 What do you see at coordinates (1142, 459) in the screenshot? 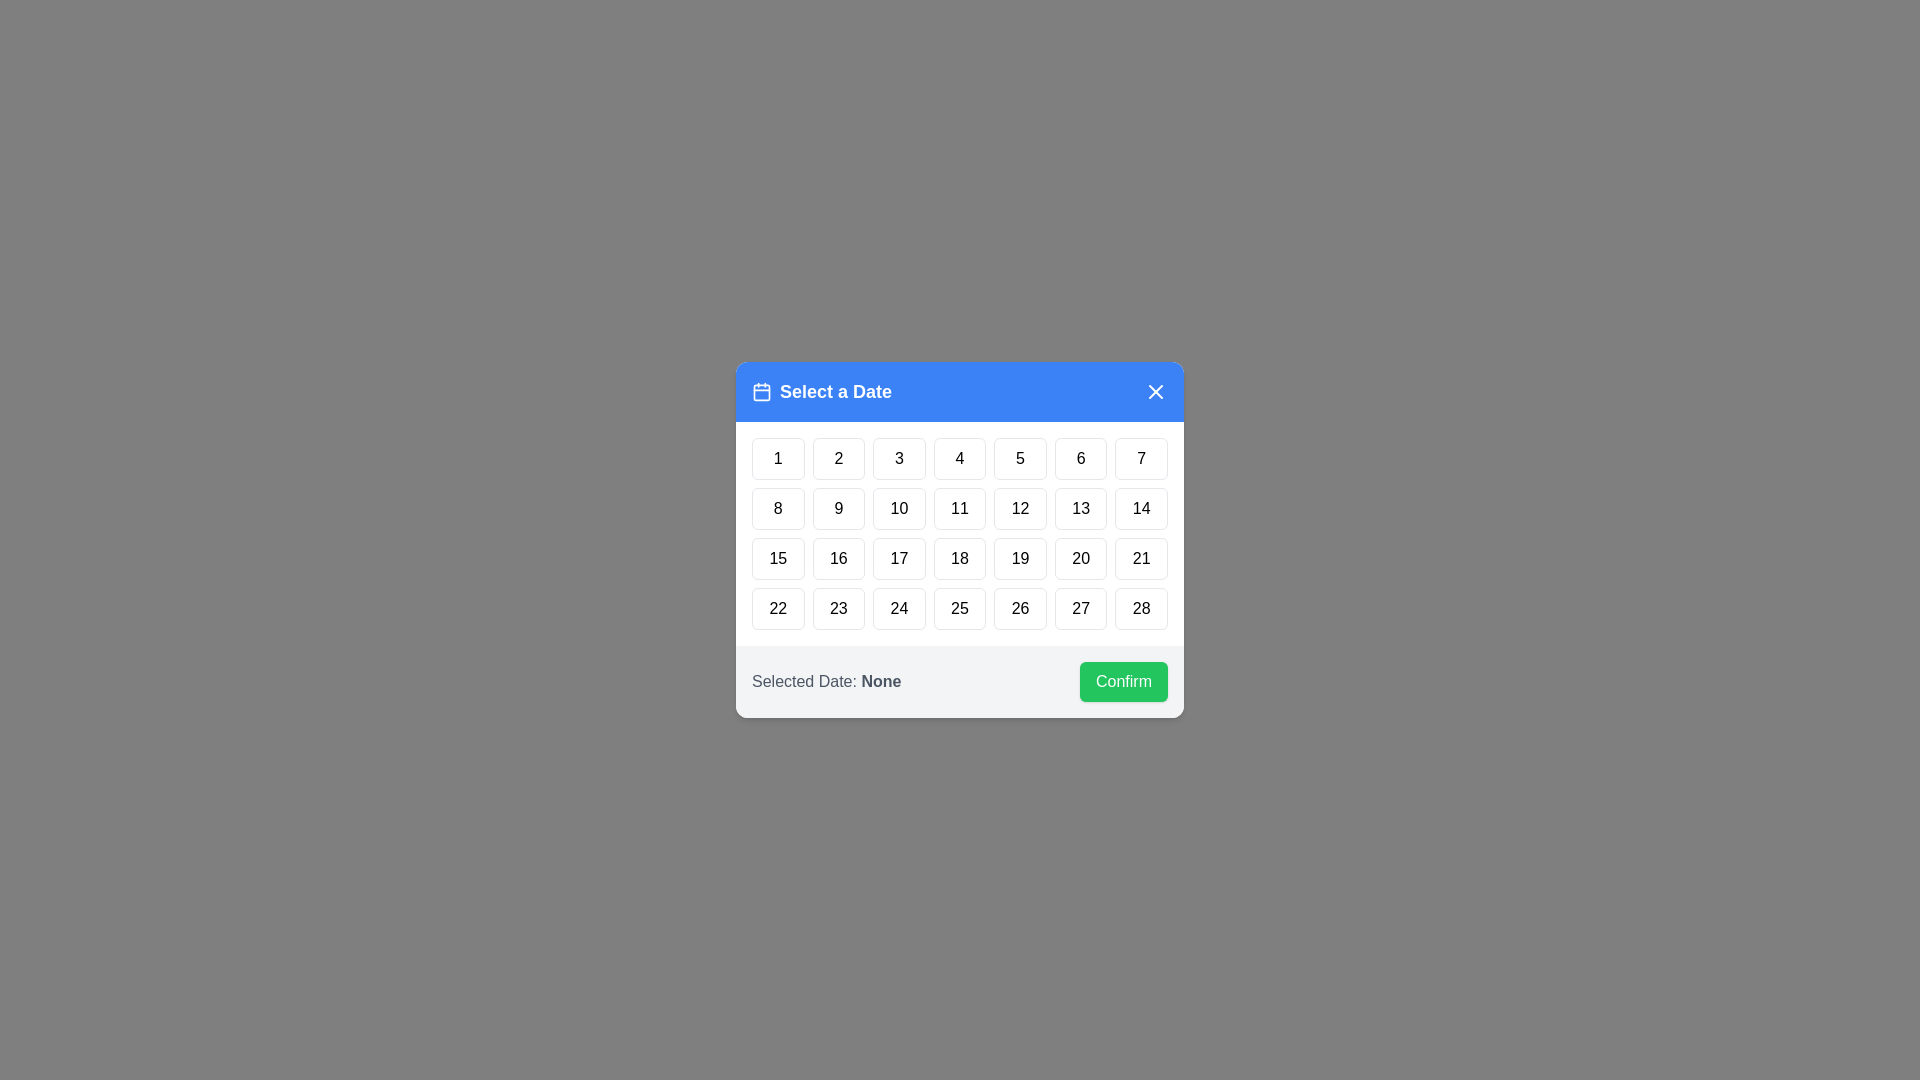
I see `the button representing the day 7 to select that date` at bounding box center [1142, 459].